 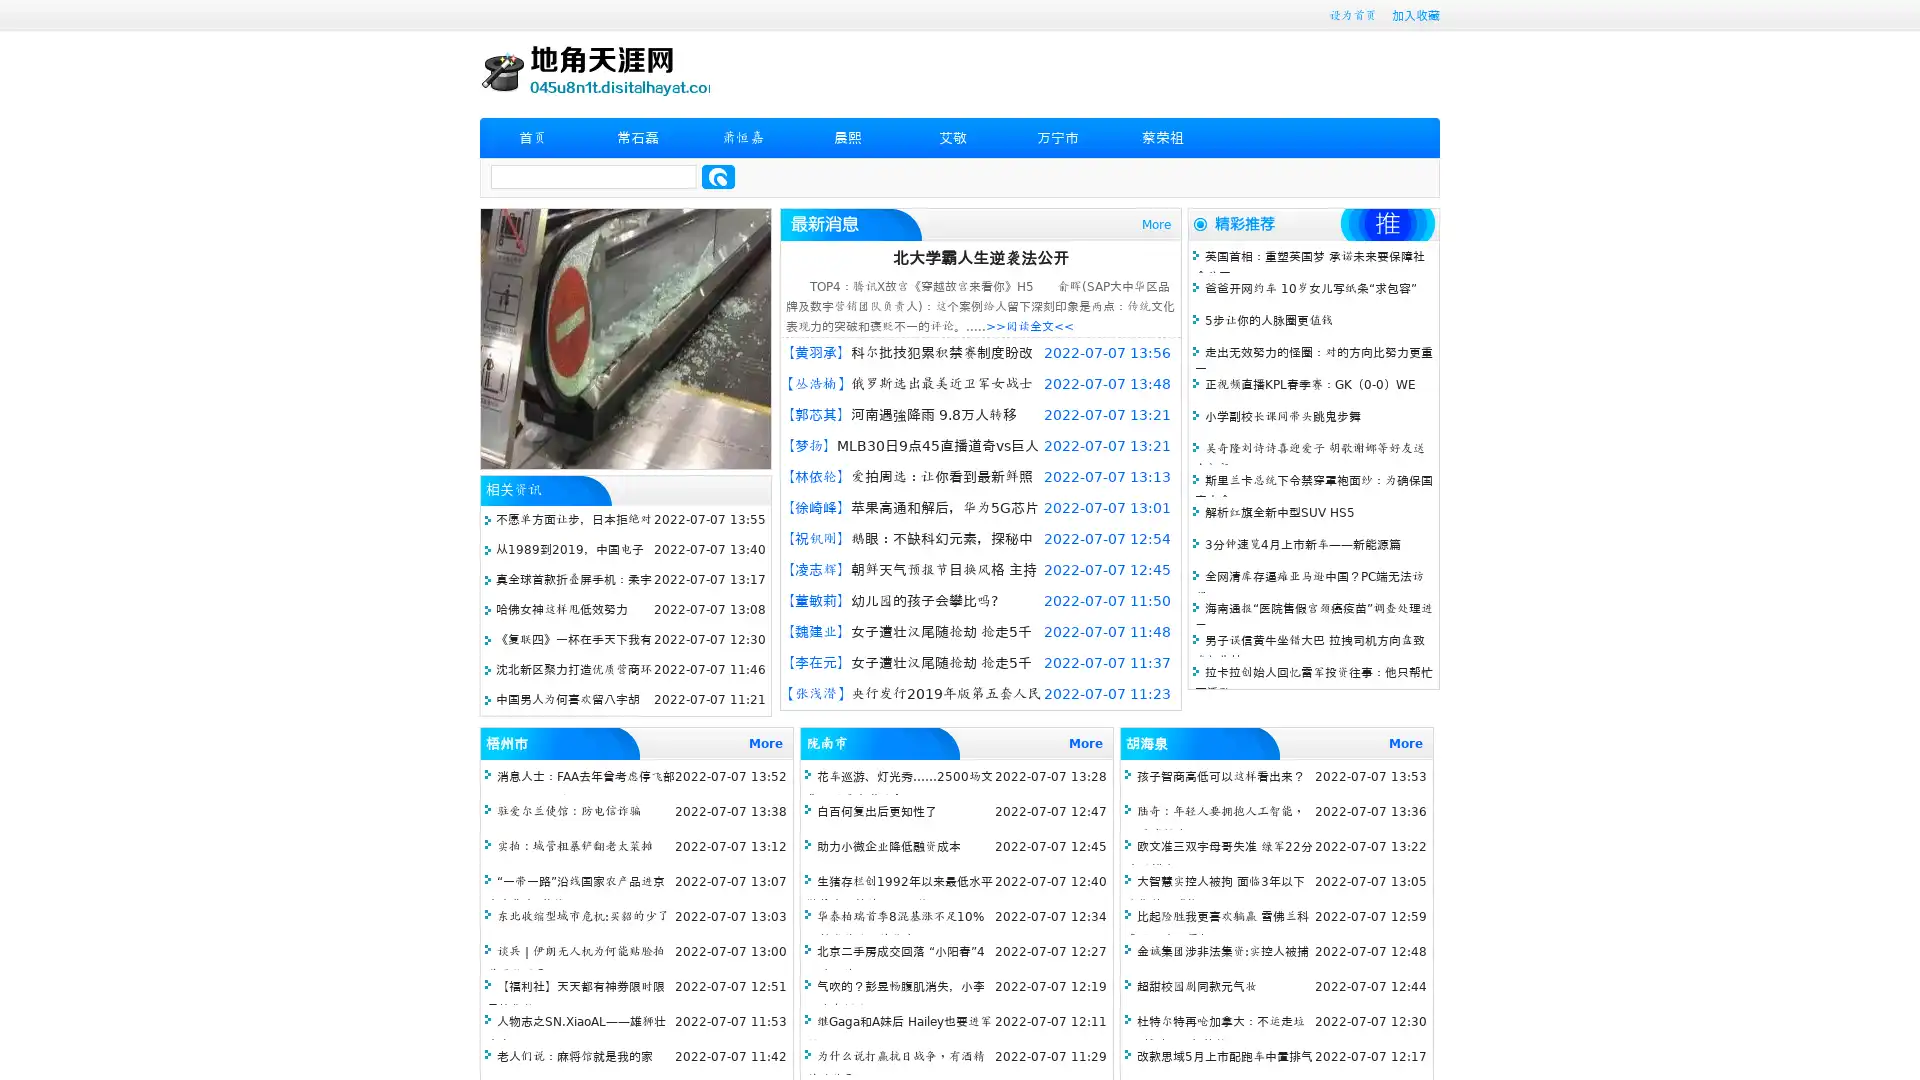 What do you see at coordinates (718, 176) in the screenshot?
I see `Search` at bounding box center [718, 176].